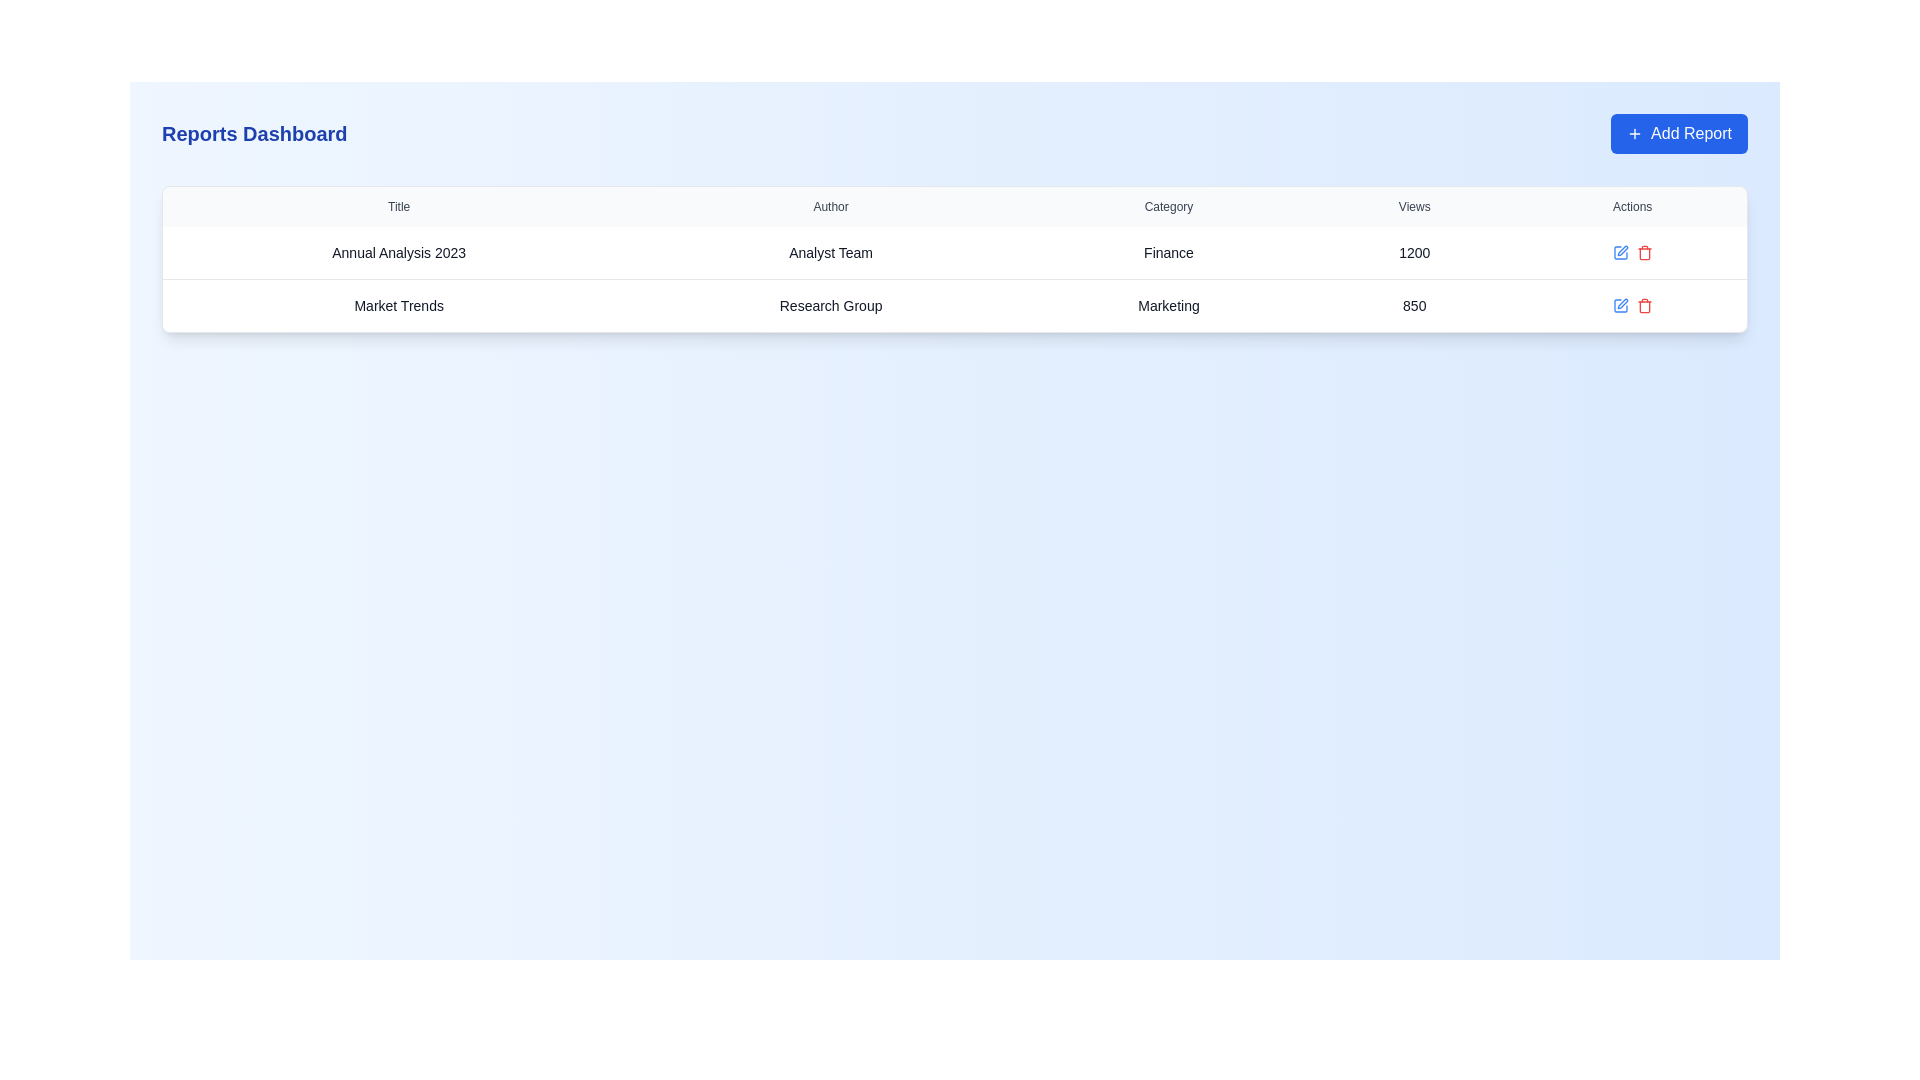 This screenshot has width=1920, height=1080. What do you see at coordinates (1168, 207) in the screenshot?
I see `the 'Category' header cell in the table, which is the third header cell indicating the content type of the corresponding column` at bounding box center [1168, 207].